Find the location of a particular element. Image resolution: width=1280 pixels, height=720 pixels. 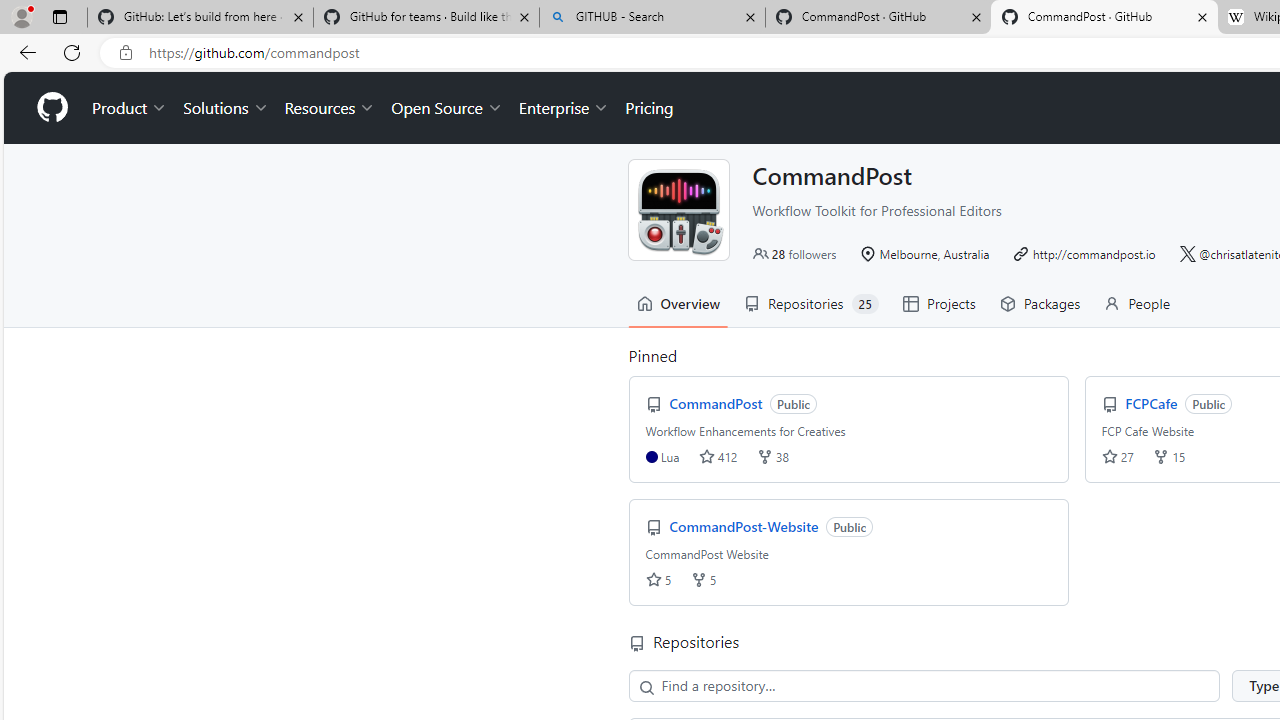

'forks 38' is located at coordinates (771, 456).